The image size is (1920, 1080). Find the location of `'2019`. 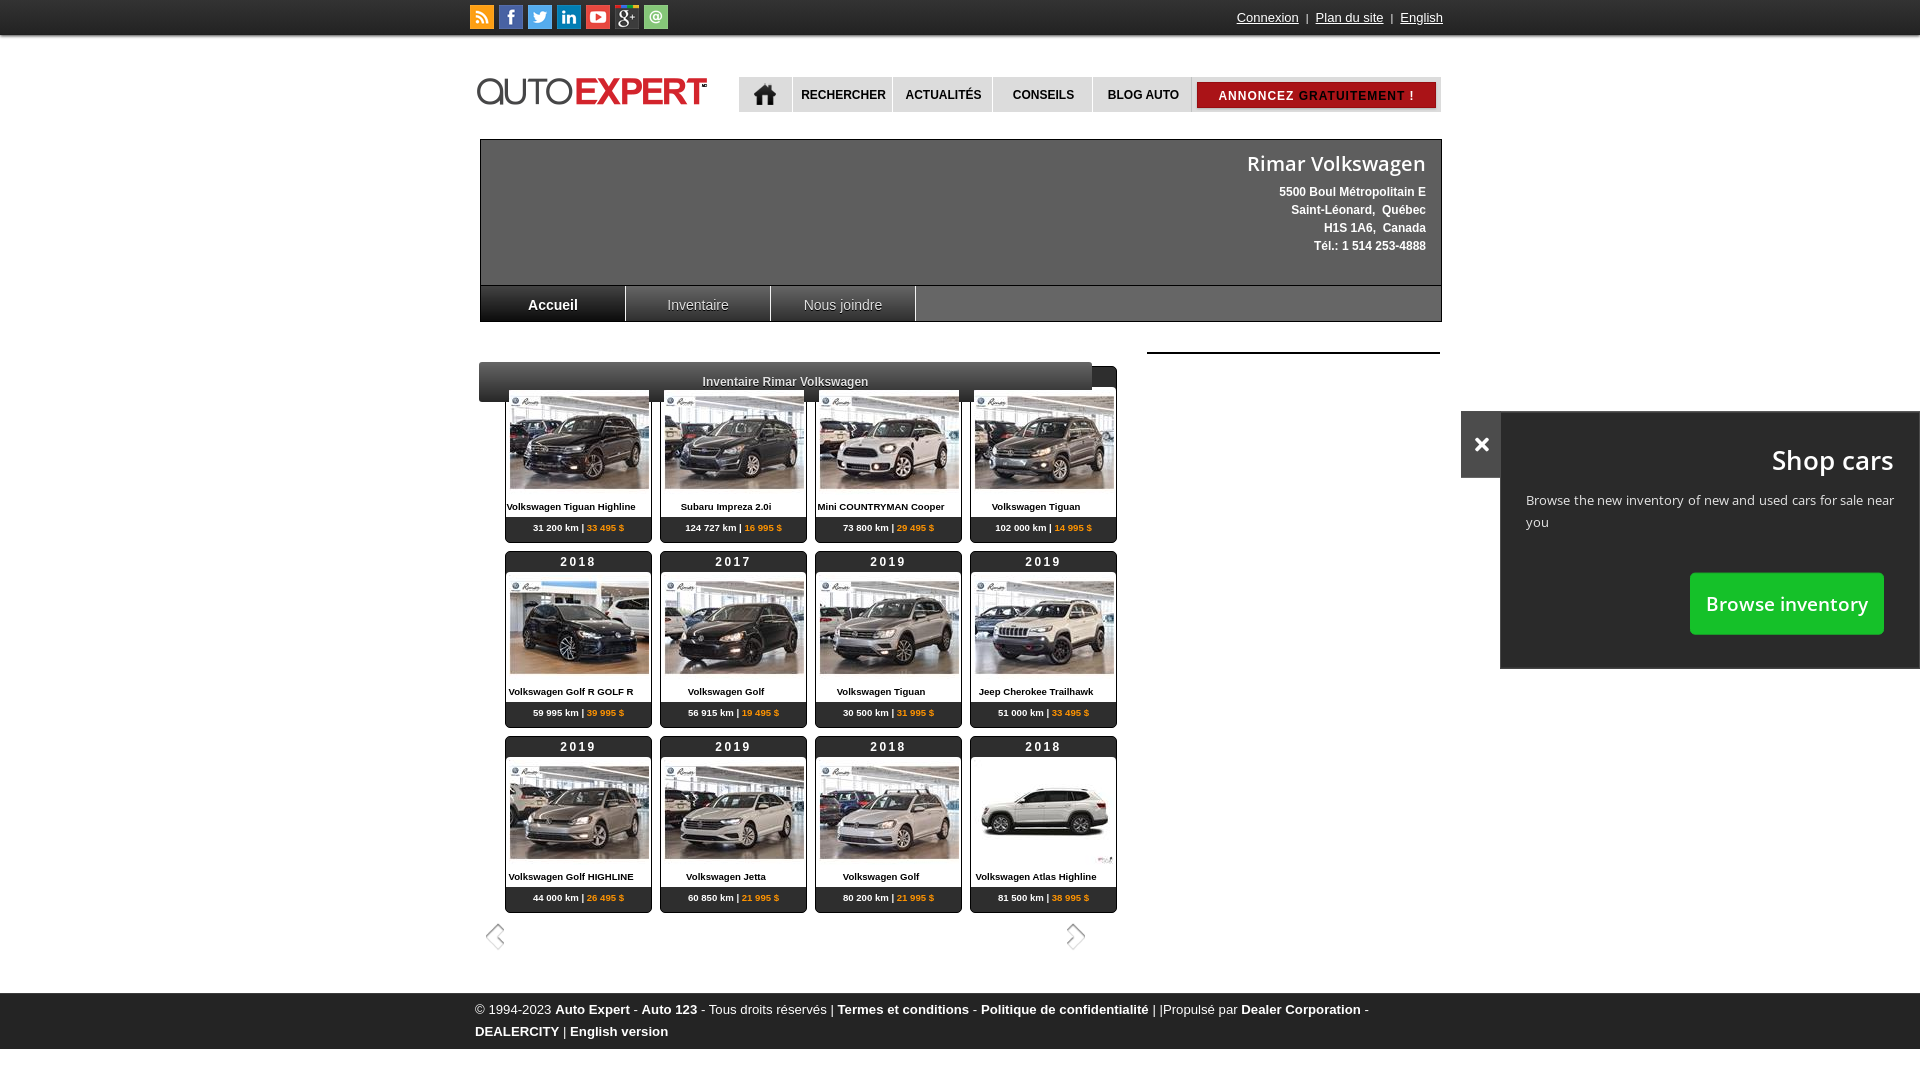

'2019 is located at coordinates (887, 441).